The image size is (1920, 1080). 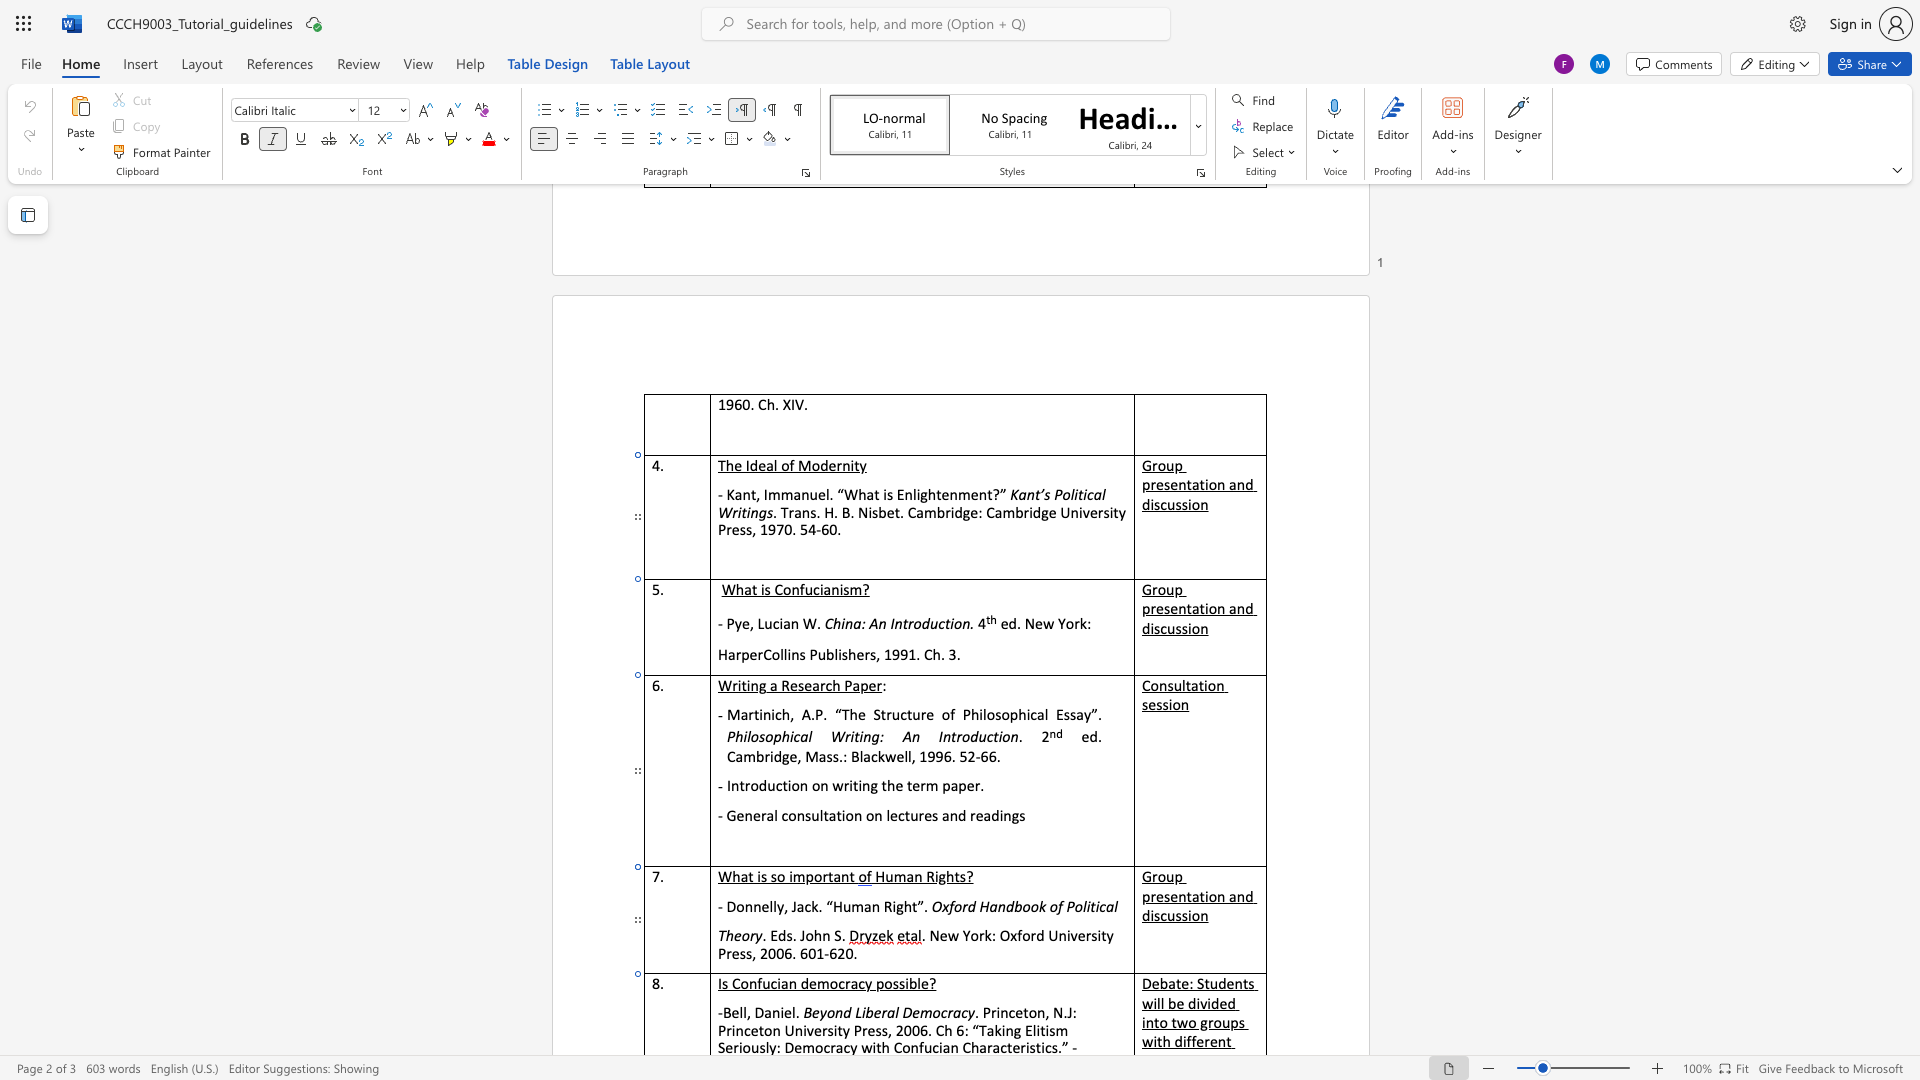 I want to click on the 1th character "s" in the text, so click(x=788, y=935).